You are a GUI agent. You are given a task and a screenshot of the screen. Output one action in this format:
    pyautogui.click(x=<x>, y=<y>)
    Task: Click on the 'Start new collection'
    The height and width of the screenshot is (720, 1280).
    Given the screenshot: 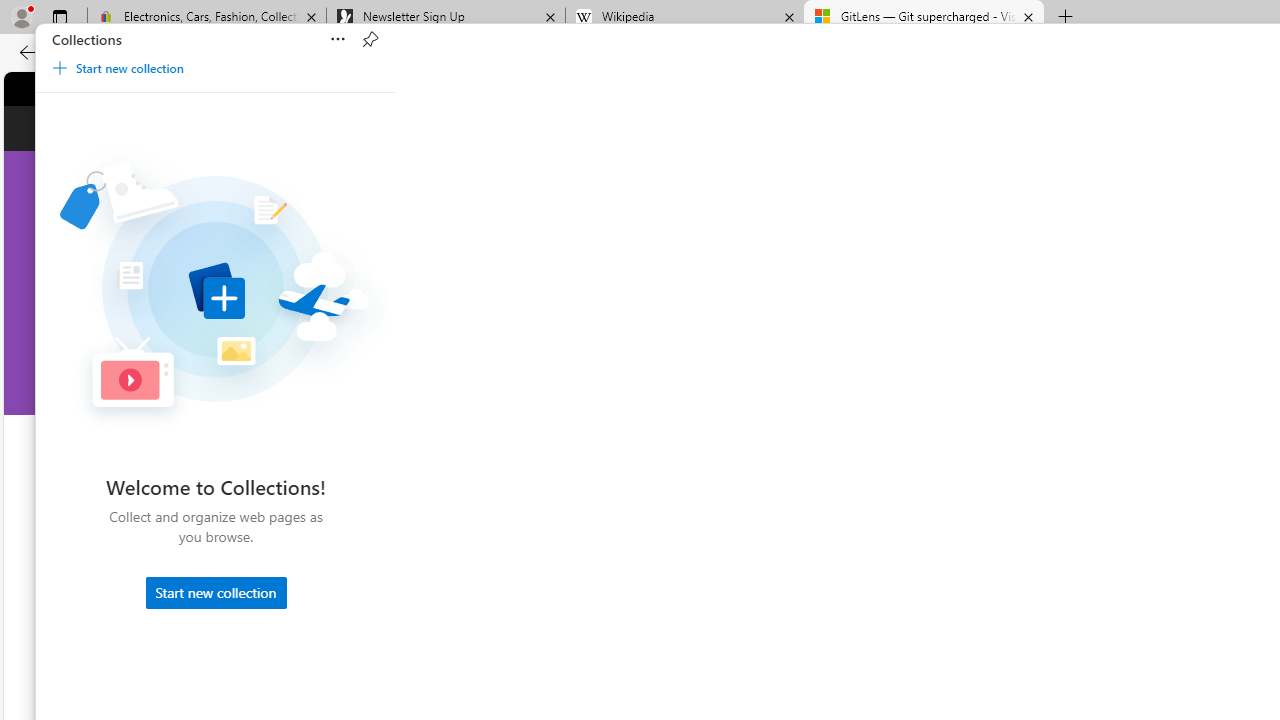 What is the action you would take?
    pyautogui.click(x=215, y=591)
    